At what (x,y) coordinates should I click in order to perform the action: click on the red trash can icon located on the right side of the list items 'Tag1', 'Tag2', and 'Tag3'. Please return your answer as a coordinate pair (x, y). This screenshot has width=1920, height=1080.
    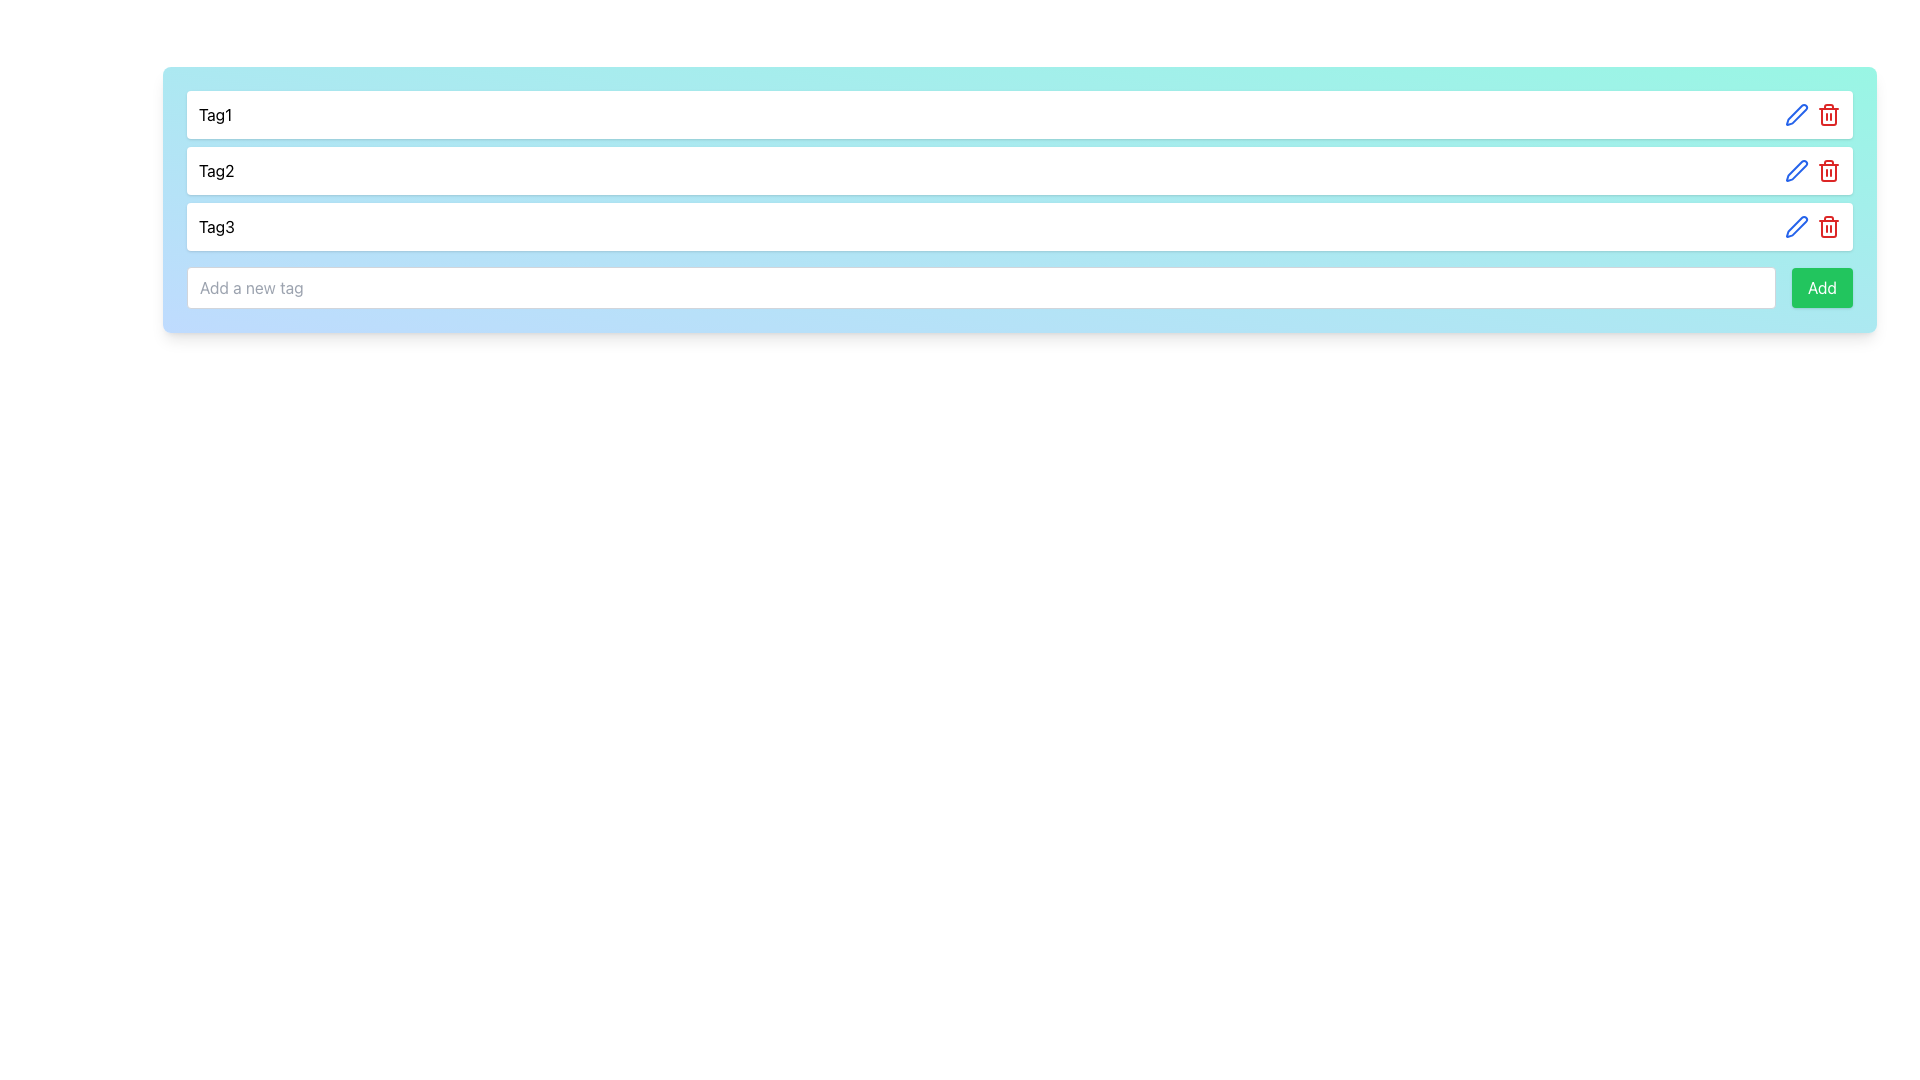
    Looking at the image, I should click on (1828, 226).